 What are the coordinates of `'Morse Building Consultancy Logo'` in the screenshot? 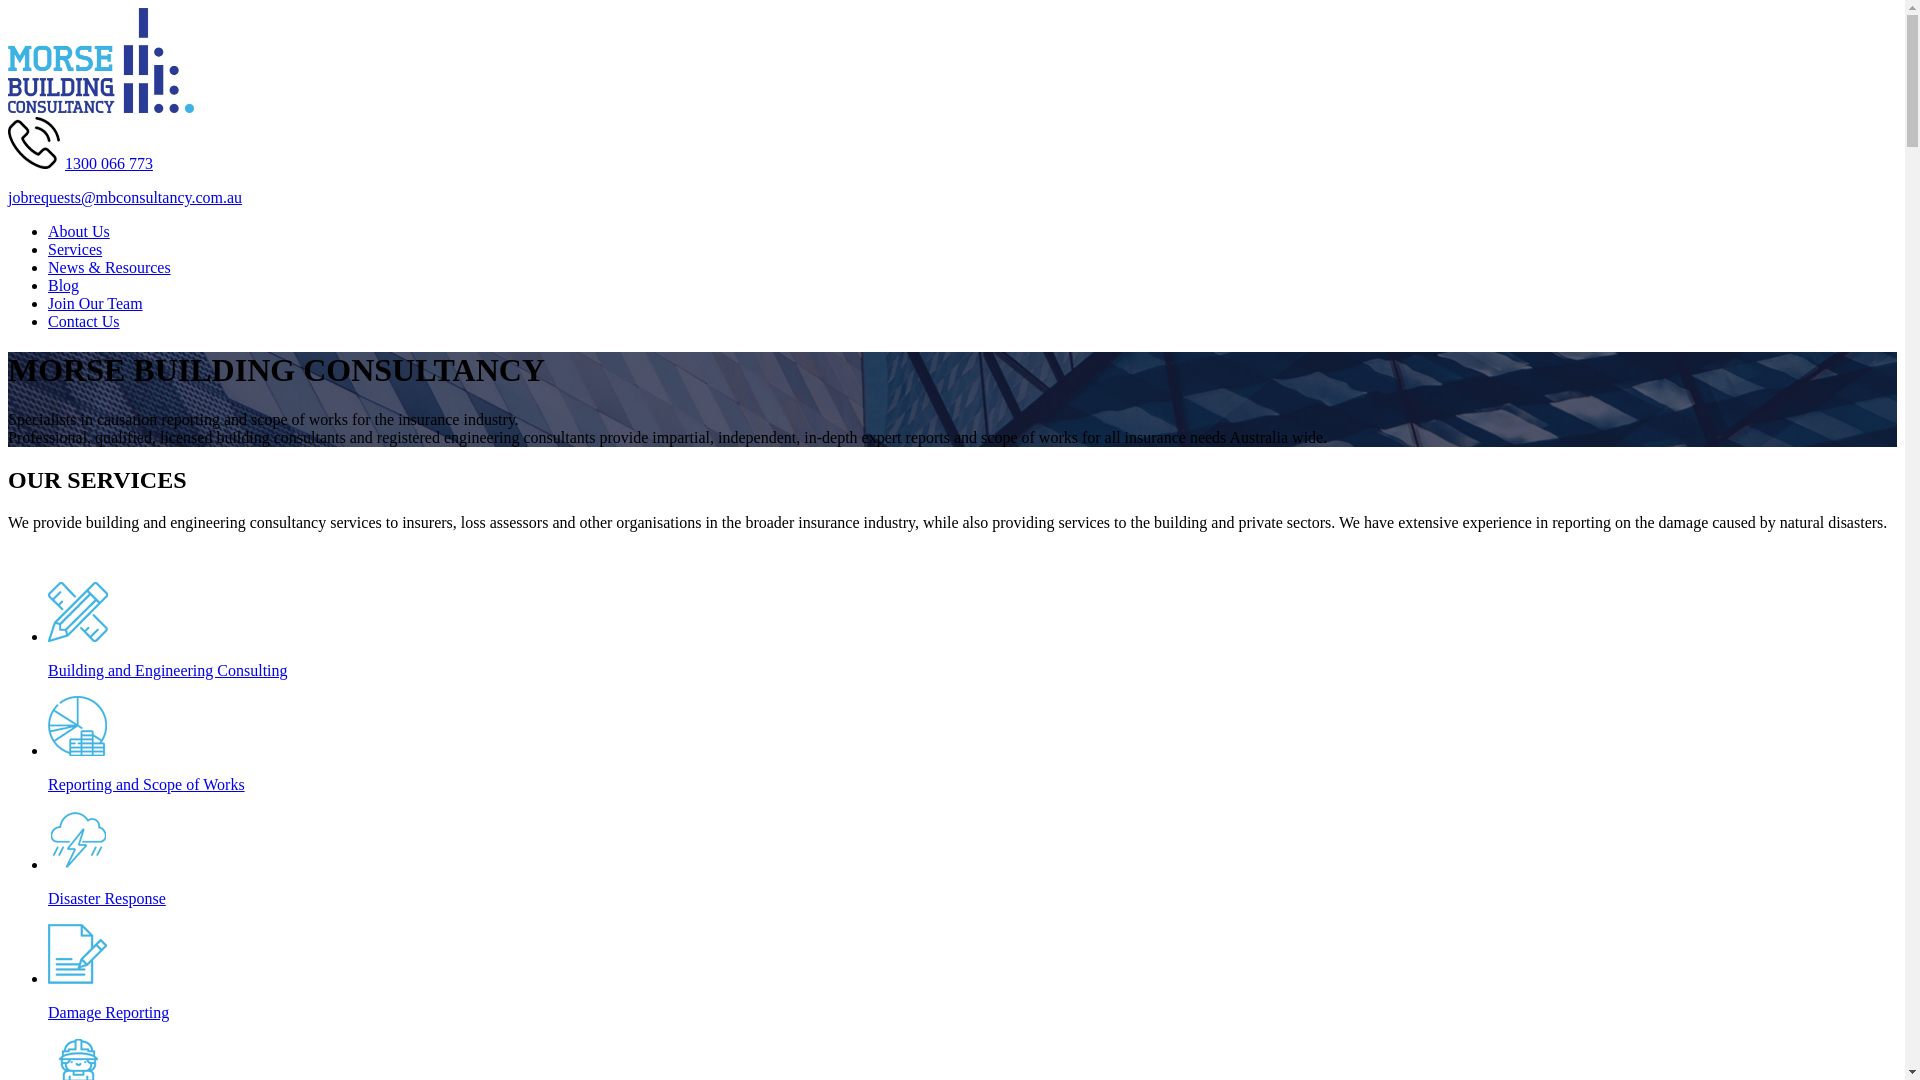 It's located at (99, 59).